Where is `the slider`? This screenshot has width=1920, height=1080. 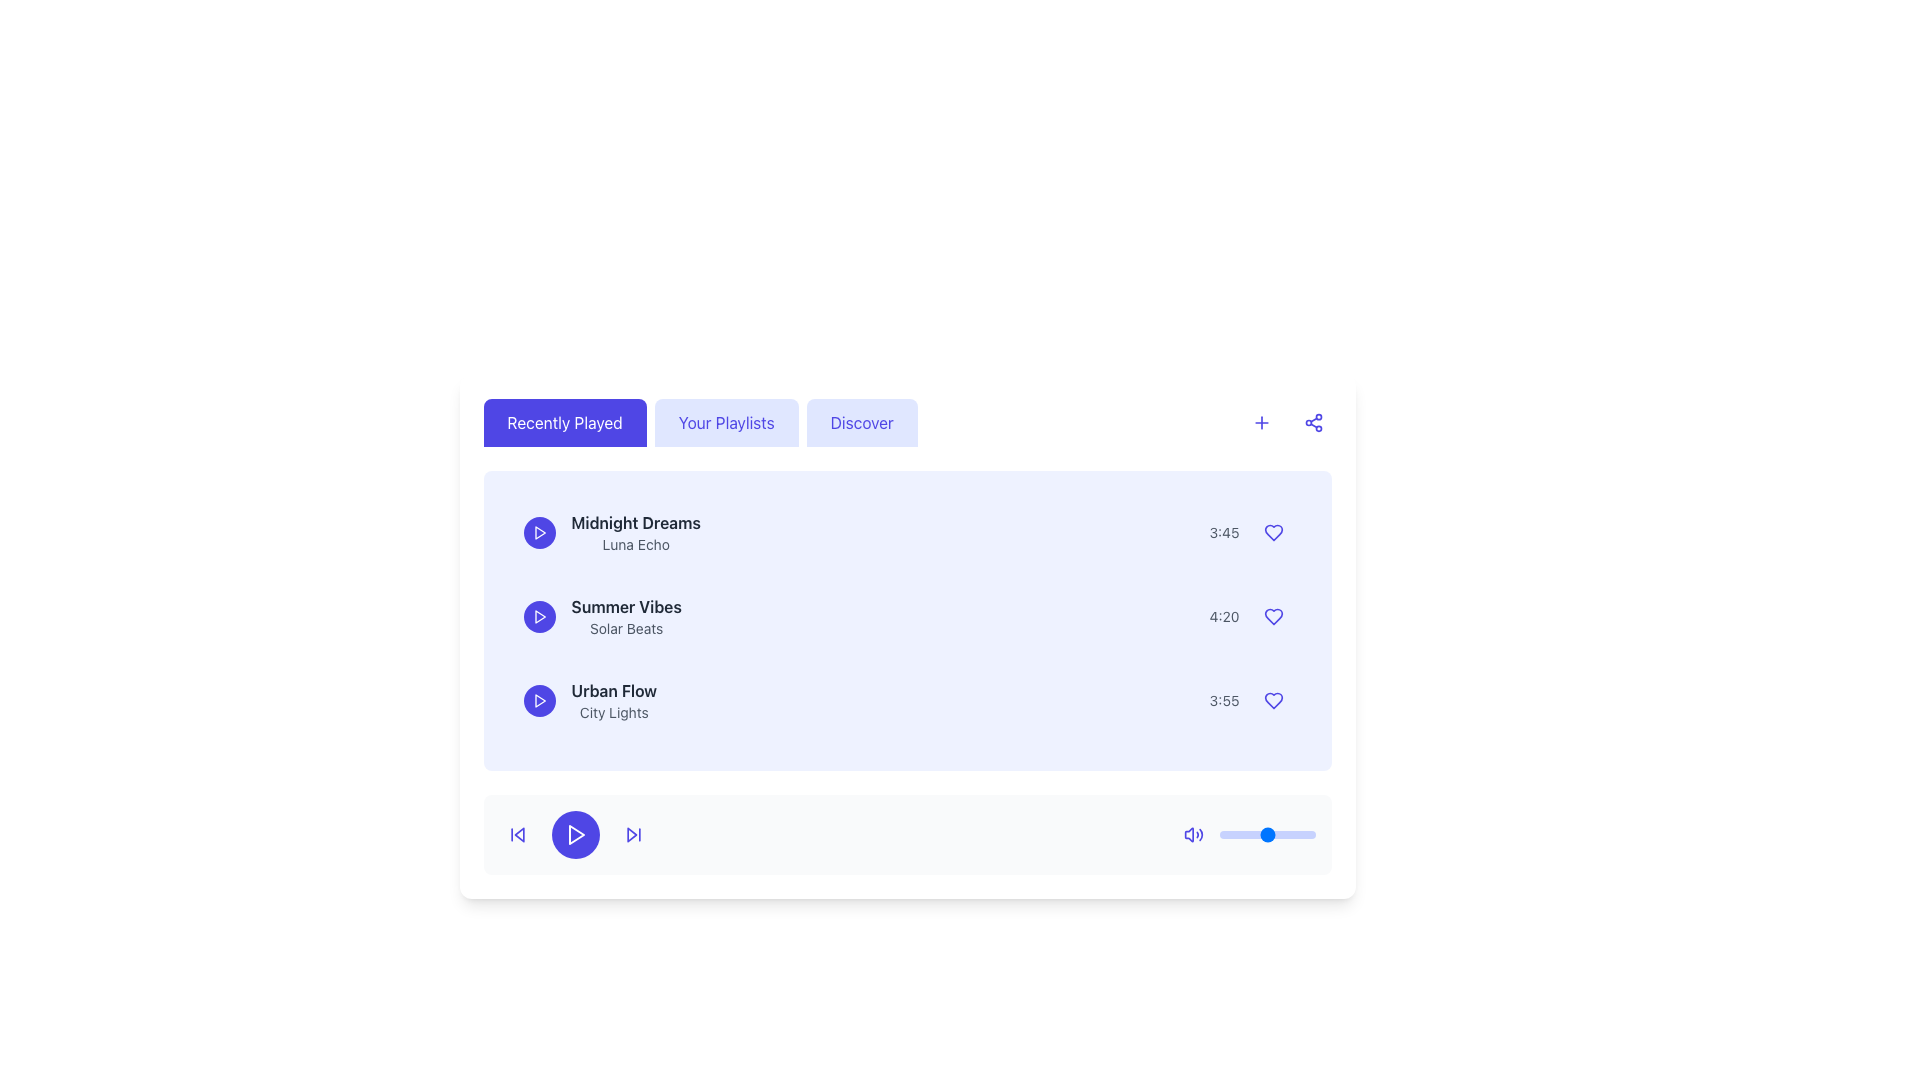
the slider is located at coordinates (1243, 834).